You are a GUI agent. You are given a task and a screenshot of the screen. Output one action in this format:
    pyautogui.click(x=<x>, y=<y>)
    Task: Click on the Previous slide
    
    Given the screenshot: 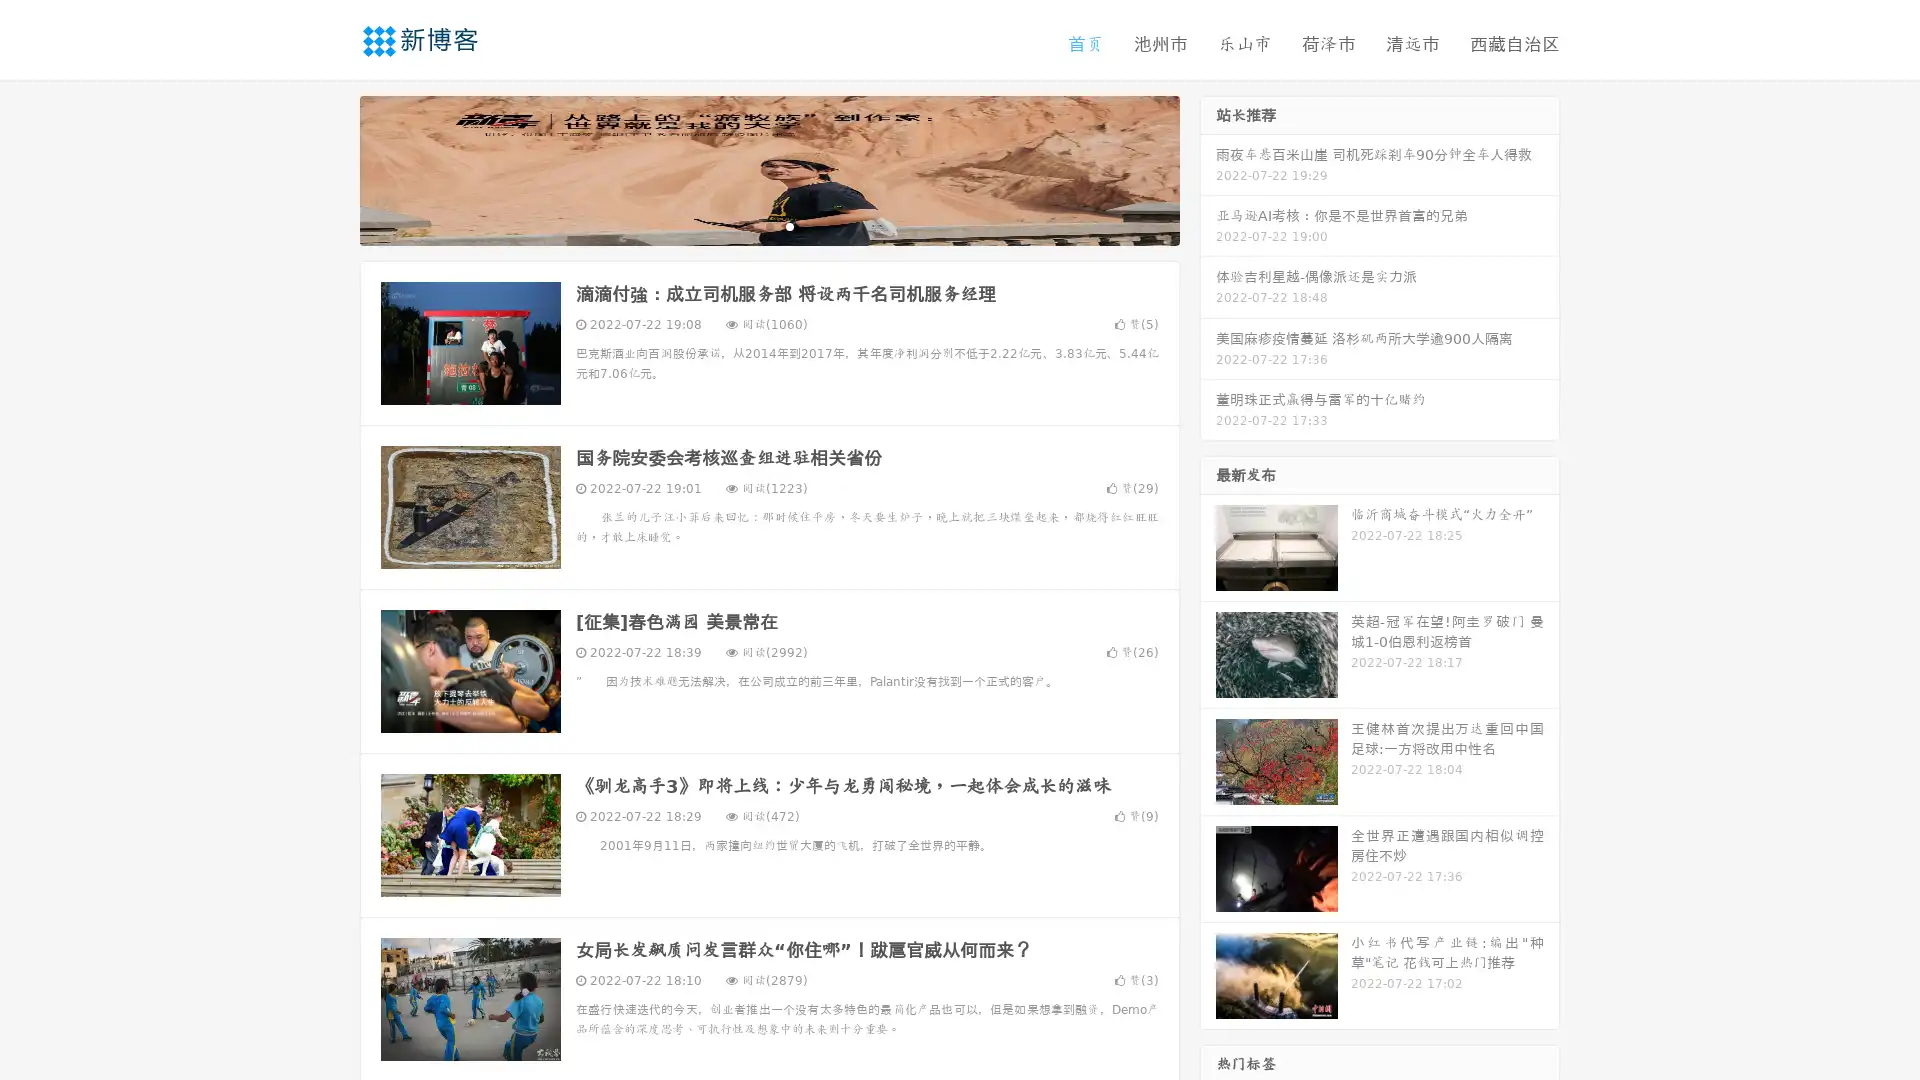 What is the action you would take?
    pyautogui.click(x=330, y=168)
    